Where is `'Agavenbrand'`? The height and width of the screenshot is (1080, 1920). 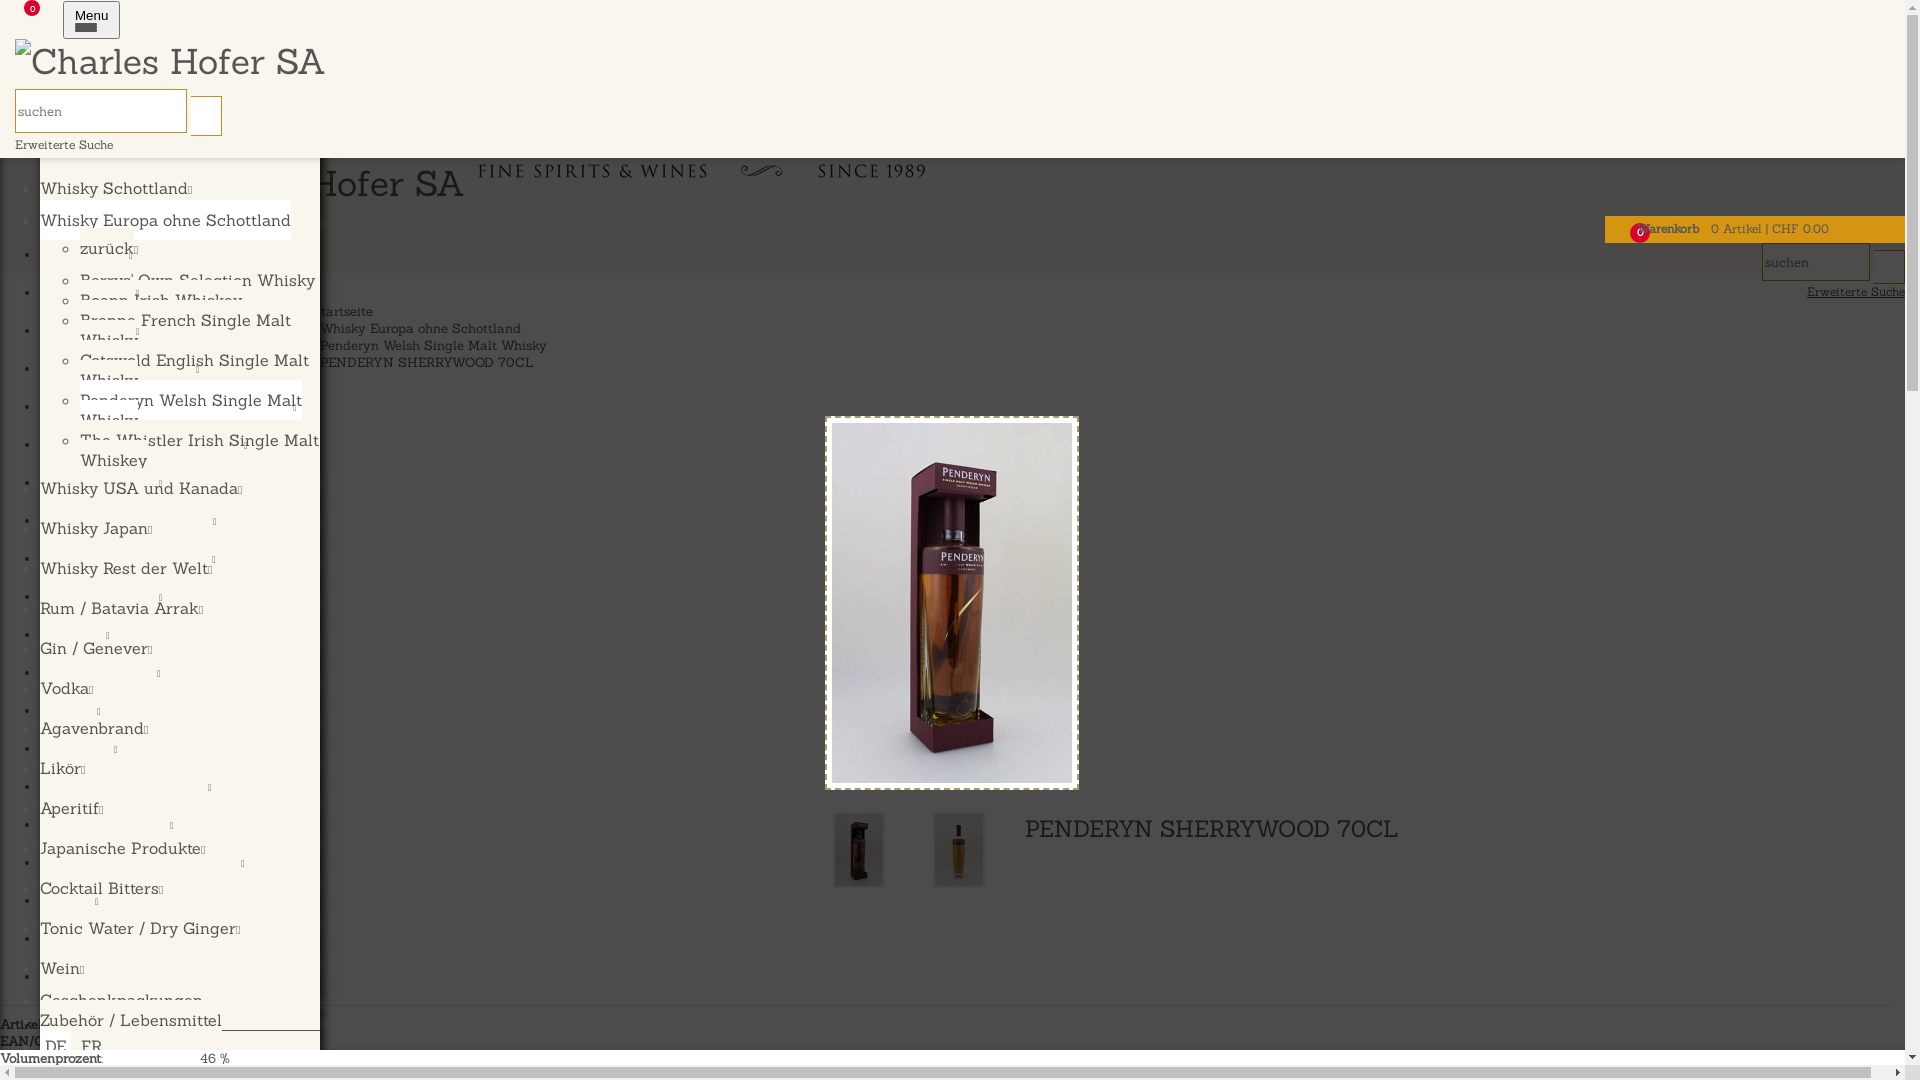
'Agavenbrand' is located at coordinates (93, 728).